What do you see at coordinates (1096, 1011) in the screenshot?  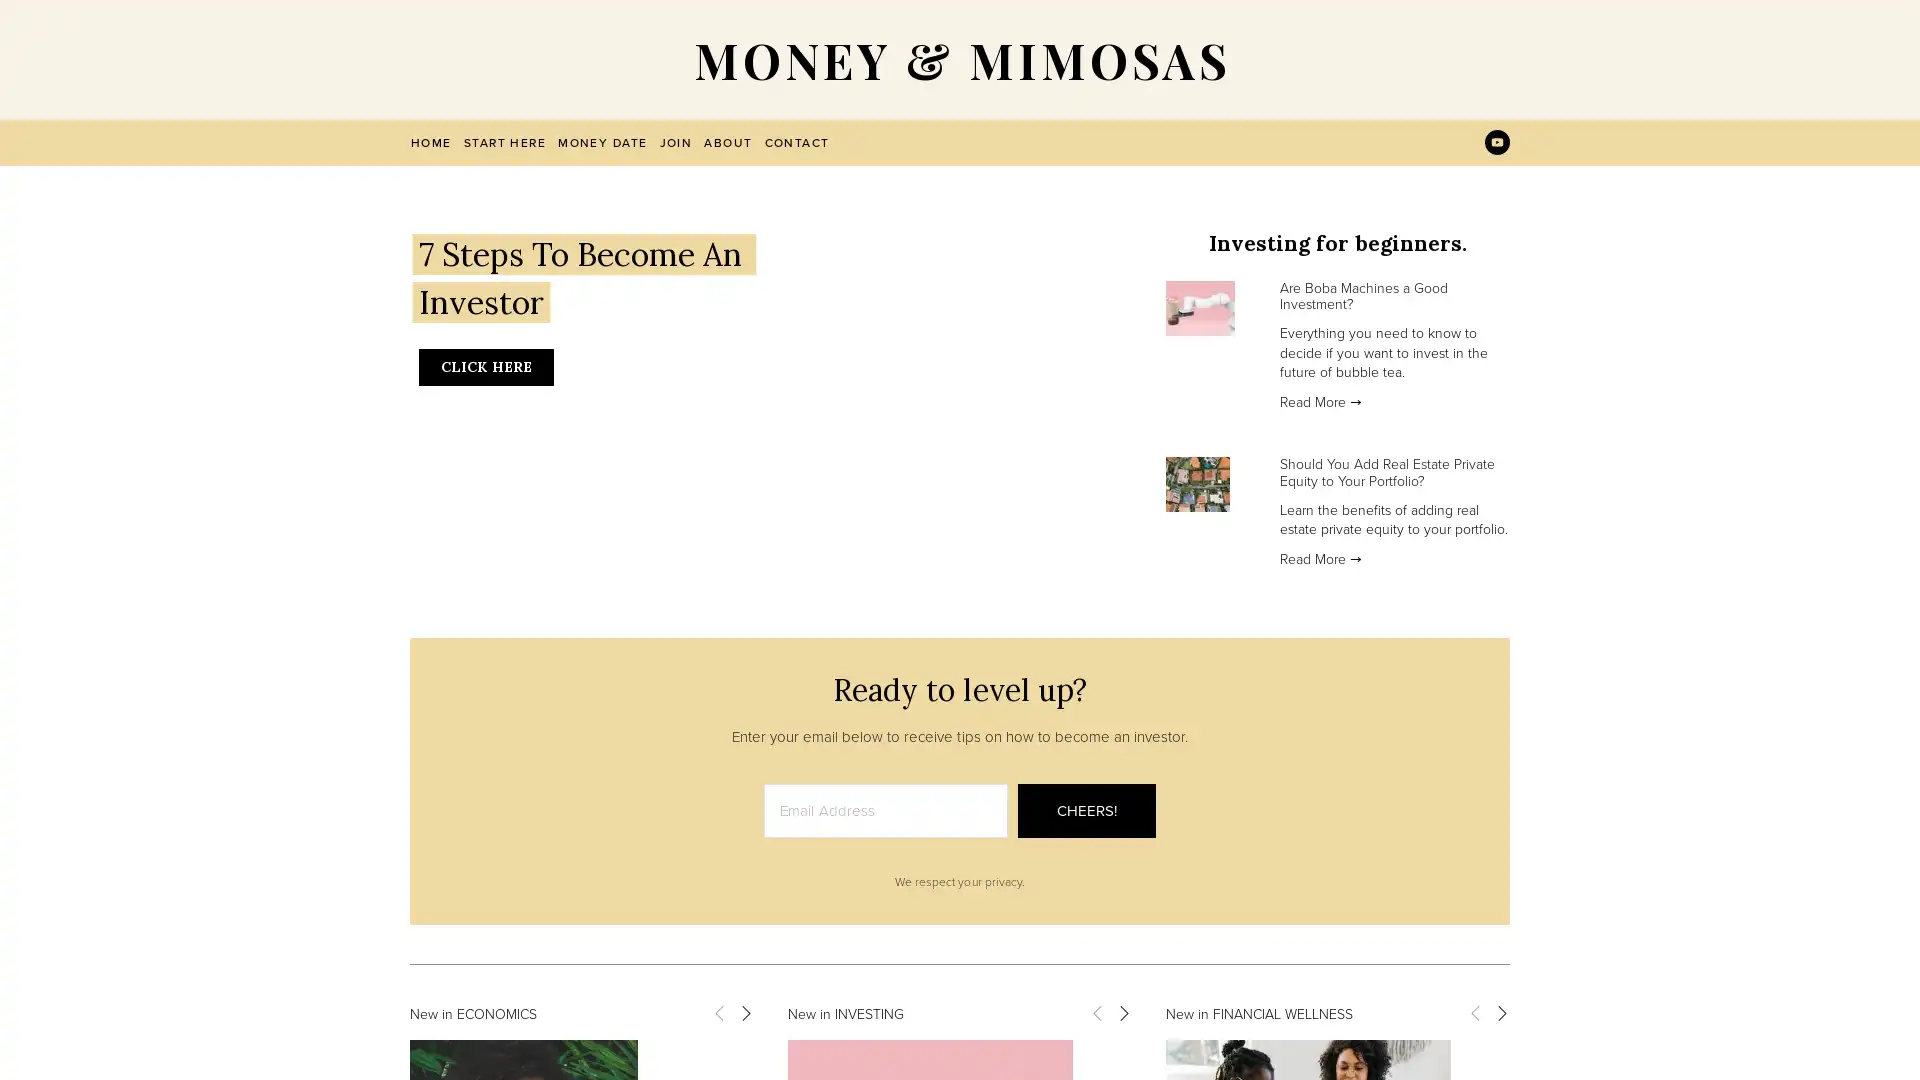 I see `Previous` at bounding box center [1096, 1011].